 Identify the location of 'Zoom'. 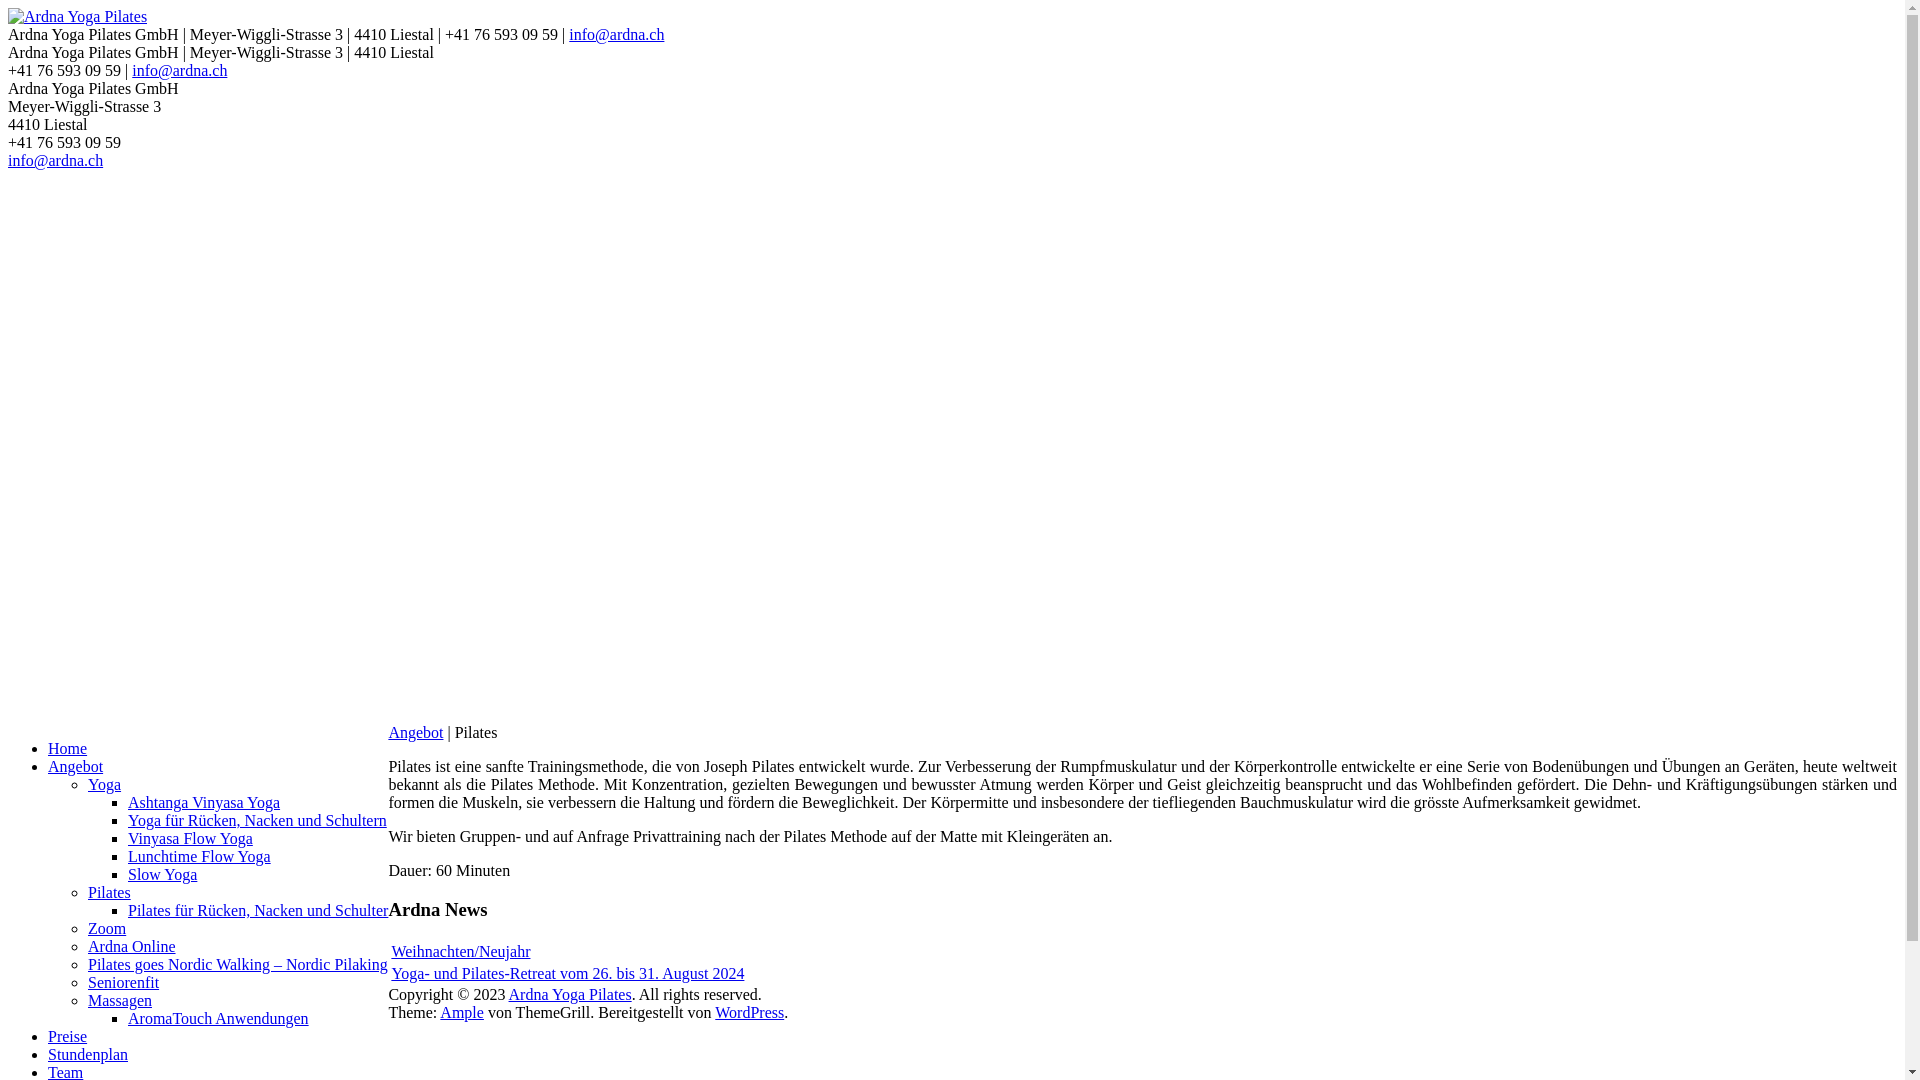
(105, 928).